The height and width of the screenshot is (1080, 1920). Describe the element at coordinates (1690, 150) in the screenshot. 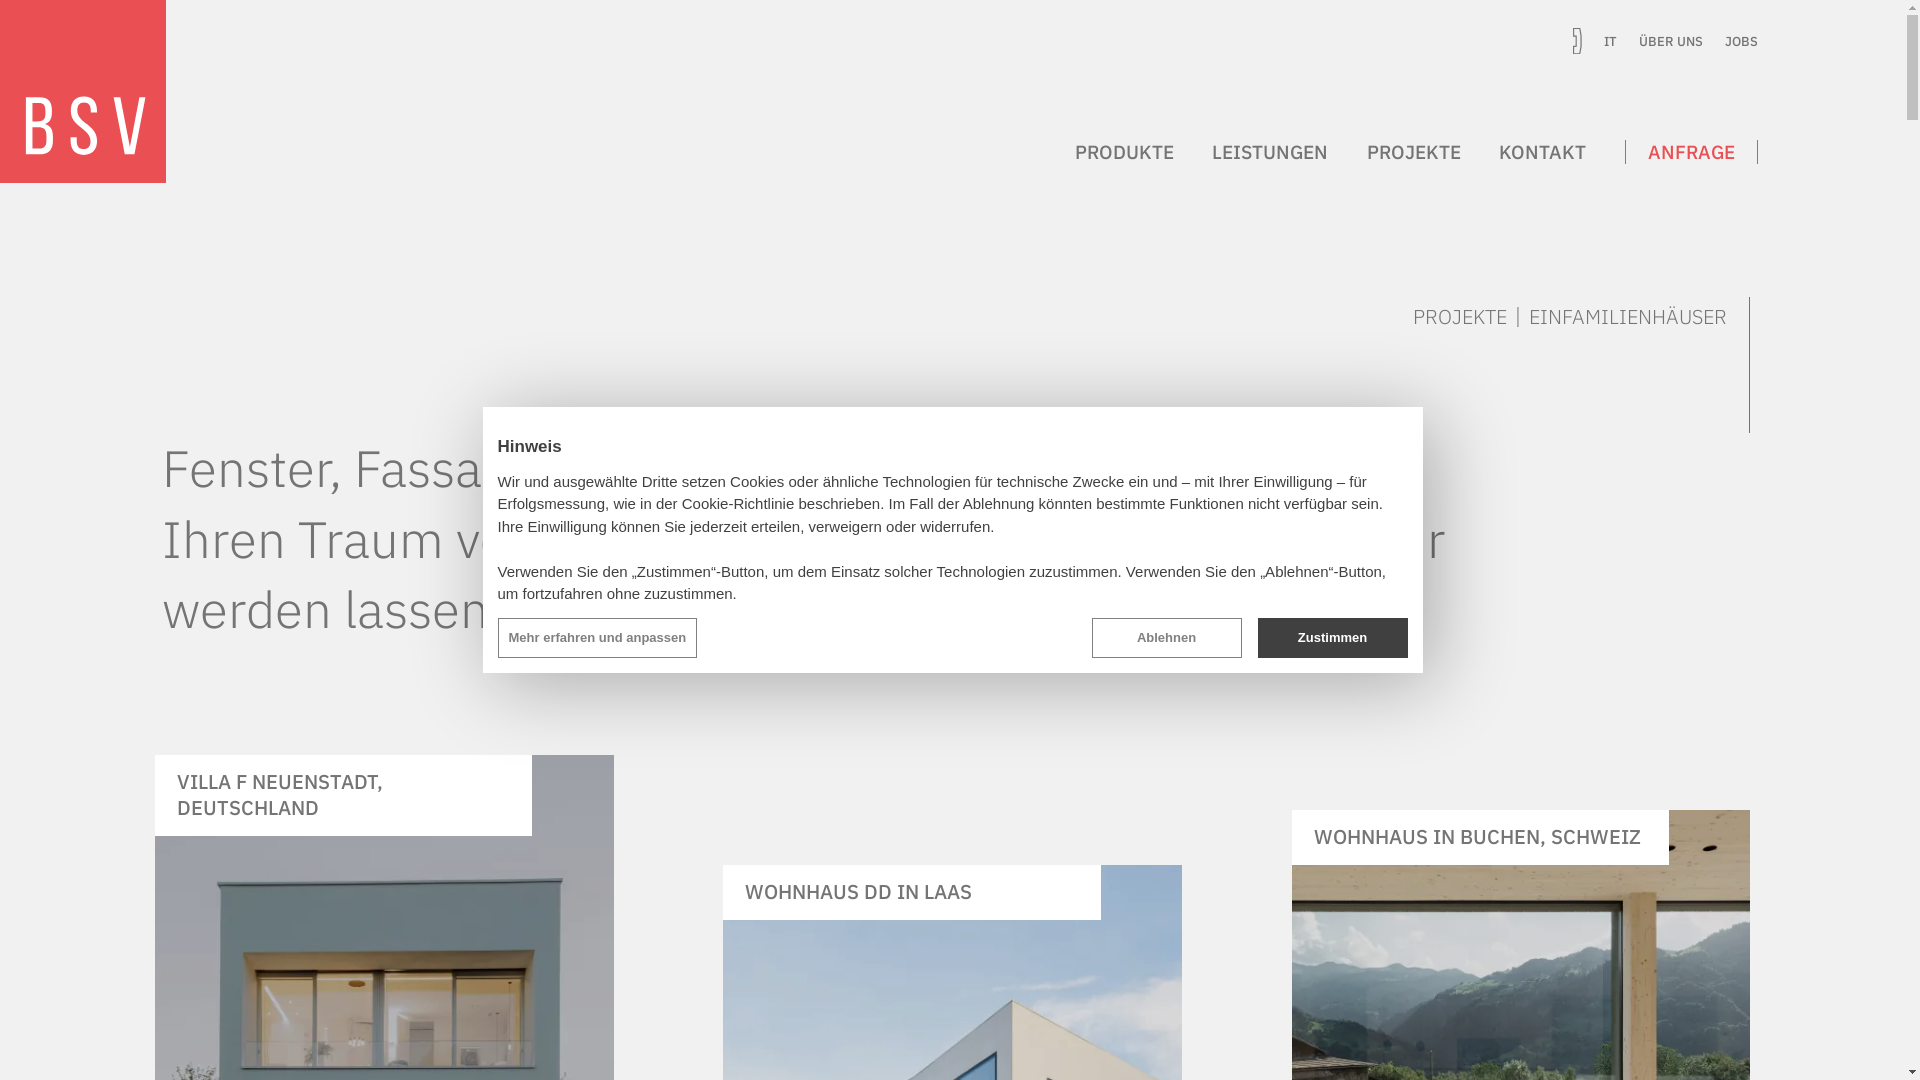

I see `'ANFRAGE'` at that location.